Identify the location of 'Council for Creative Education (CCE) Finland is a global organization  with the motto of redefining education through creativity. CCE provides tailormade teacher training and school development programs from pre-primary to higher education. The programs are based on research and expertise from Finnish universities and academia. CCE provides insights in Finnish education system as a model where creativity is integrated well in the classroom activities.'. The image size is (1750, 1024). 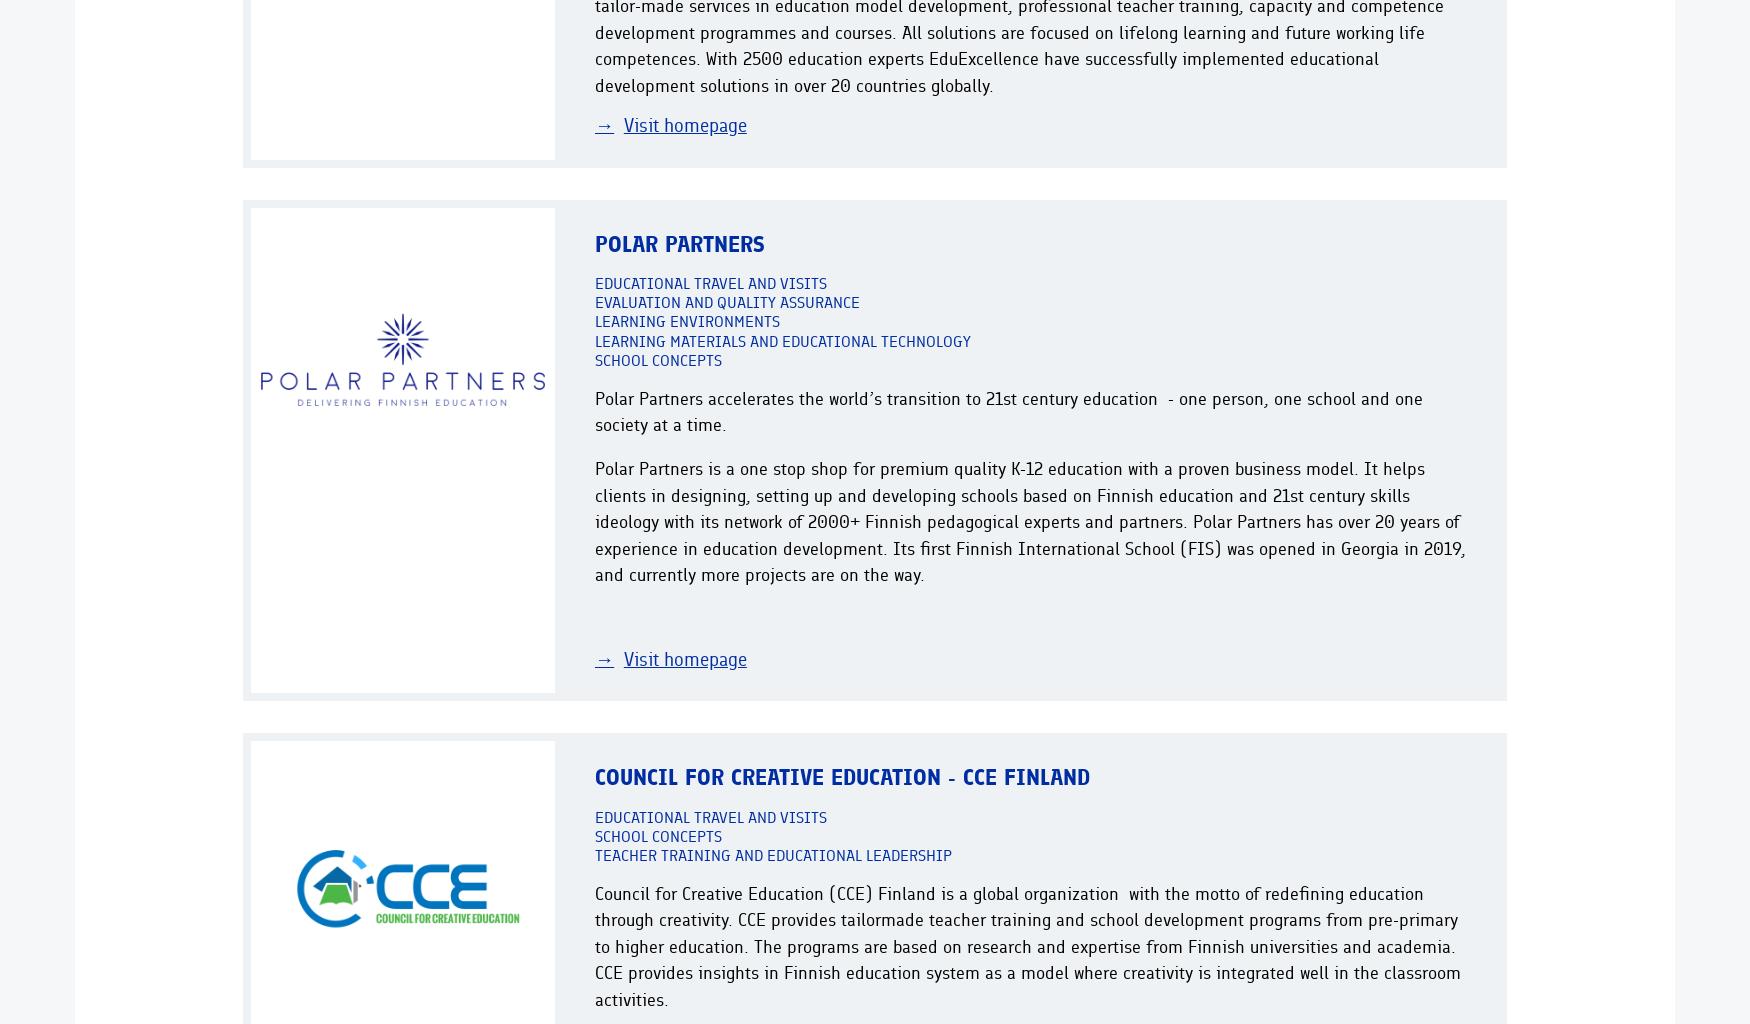
(1026, 945).